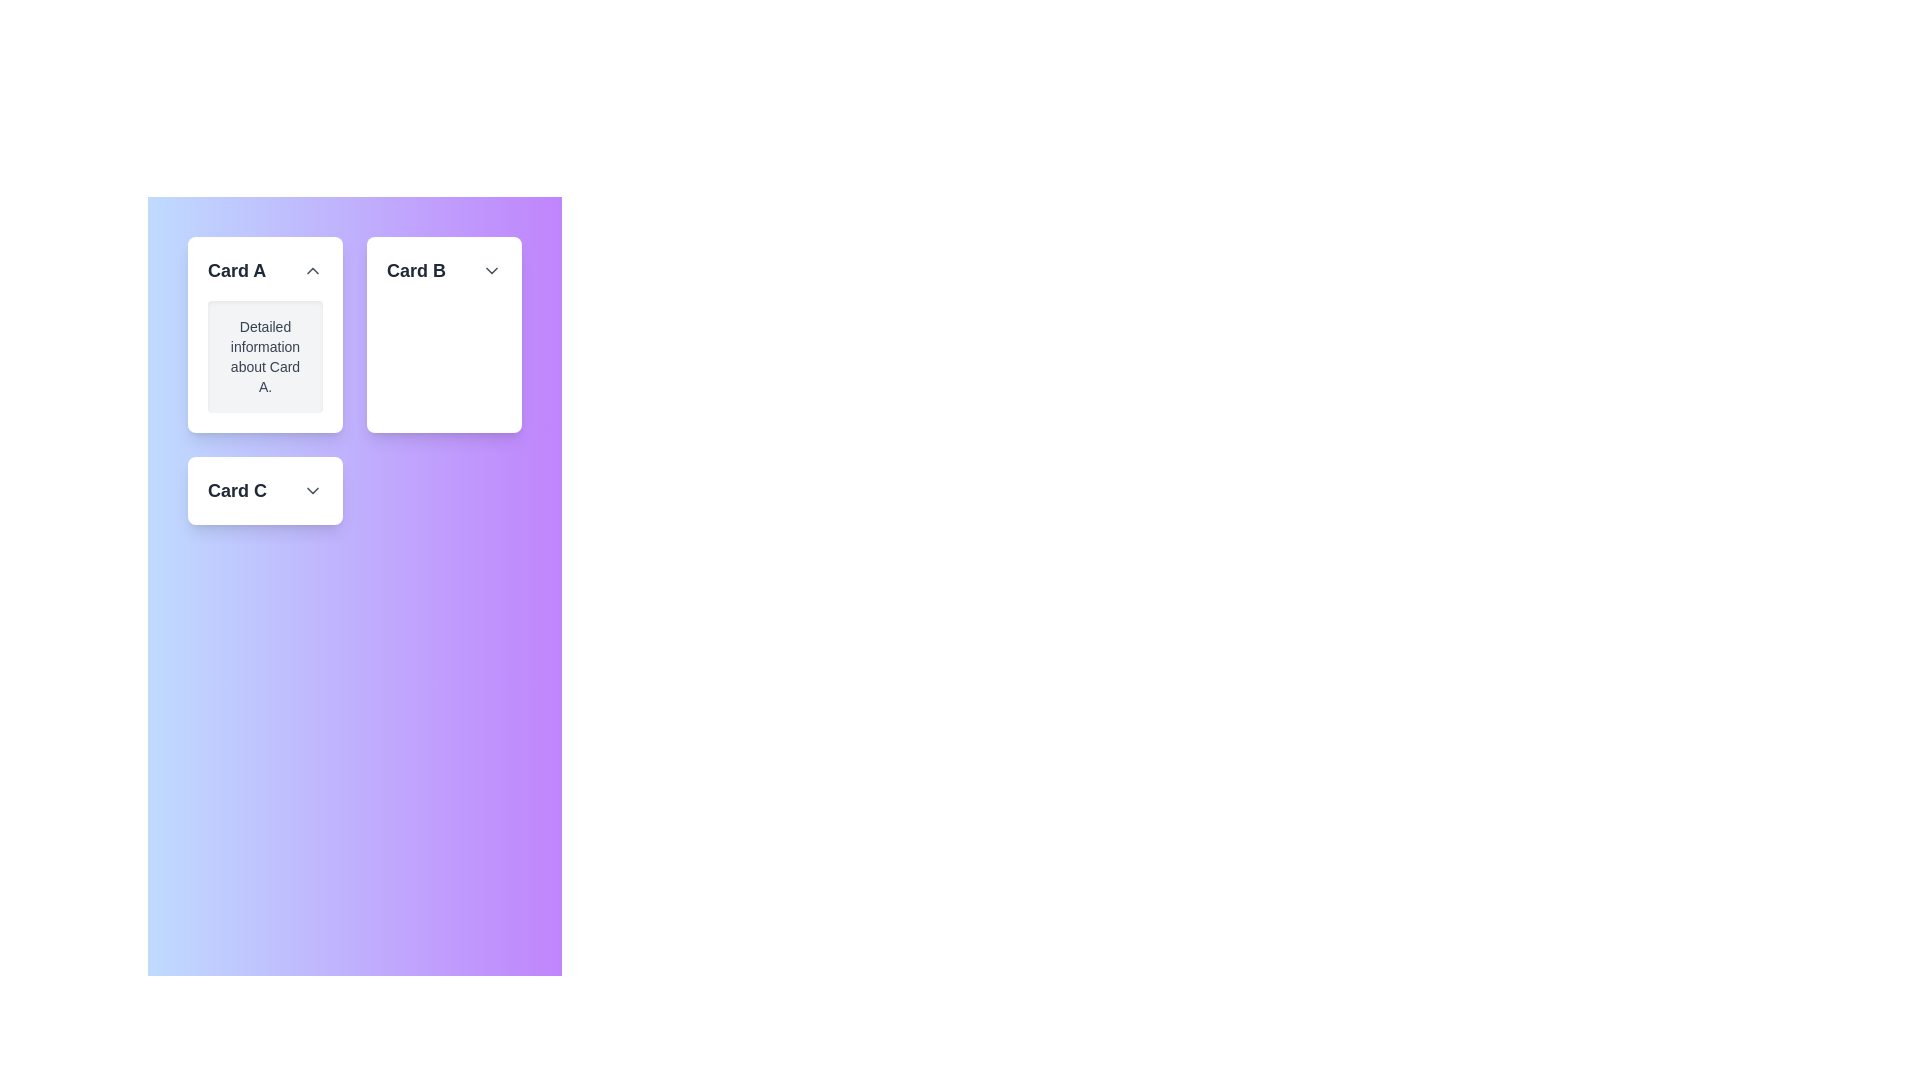  Describe the element at coordinates (264, 490) in the screenshot. I see `the Button-like interactive card for 'Card C' located in the grid layout, positioned below 'Card A' and to the left of 'Card B'` at that location.